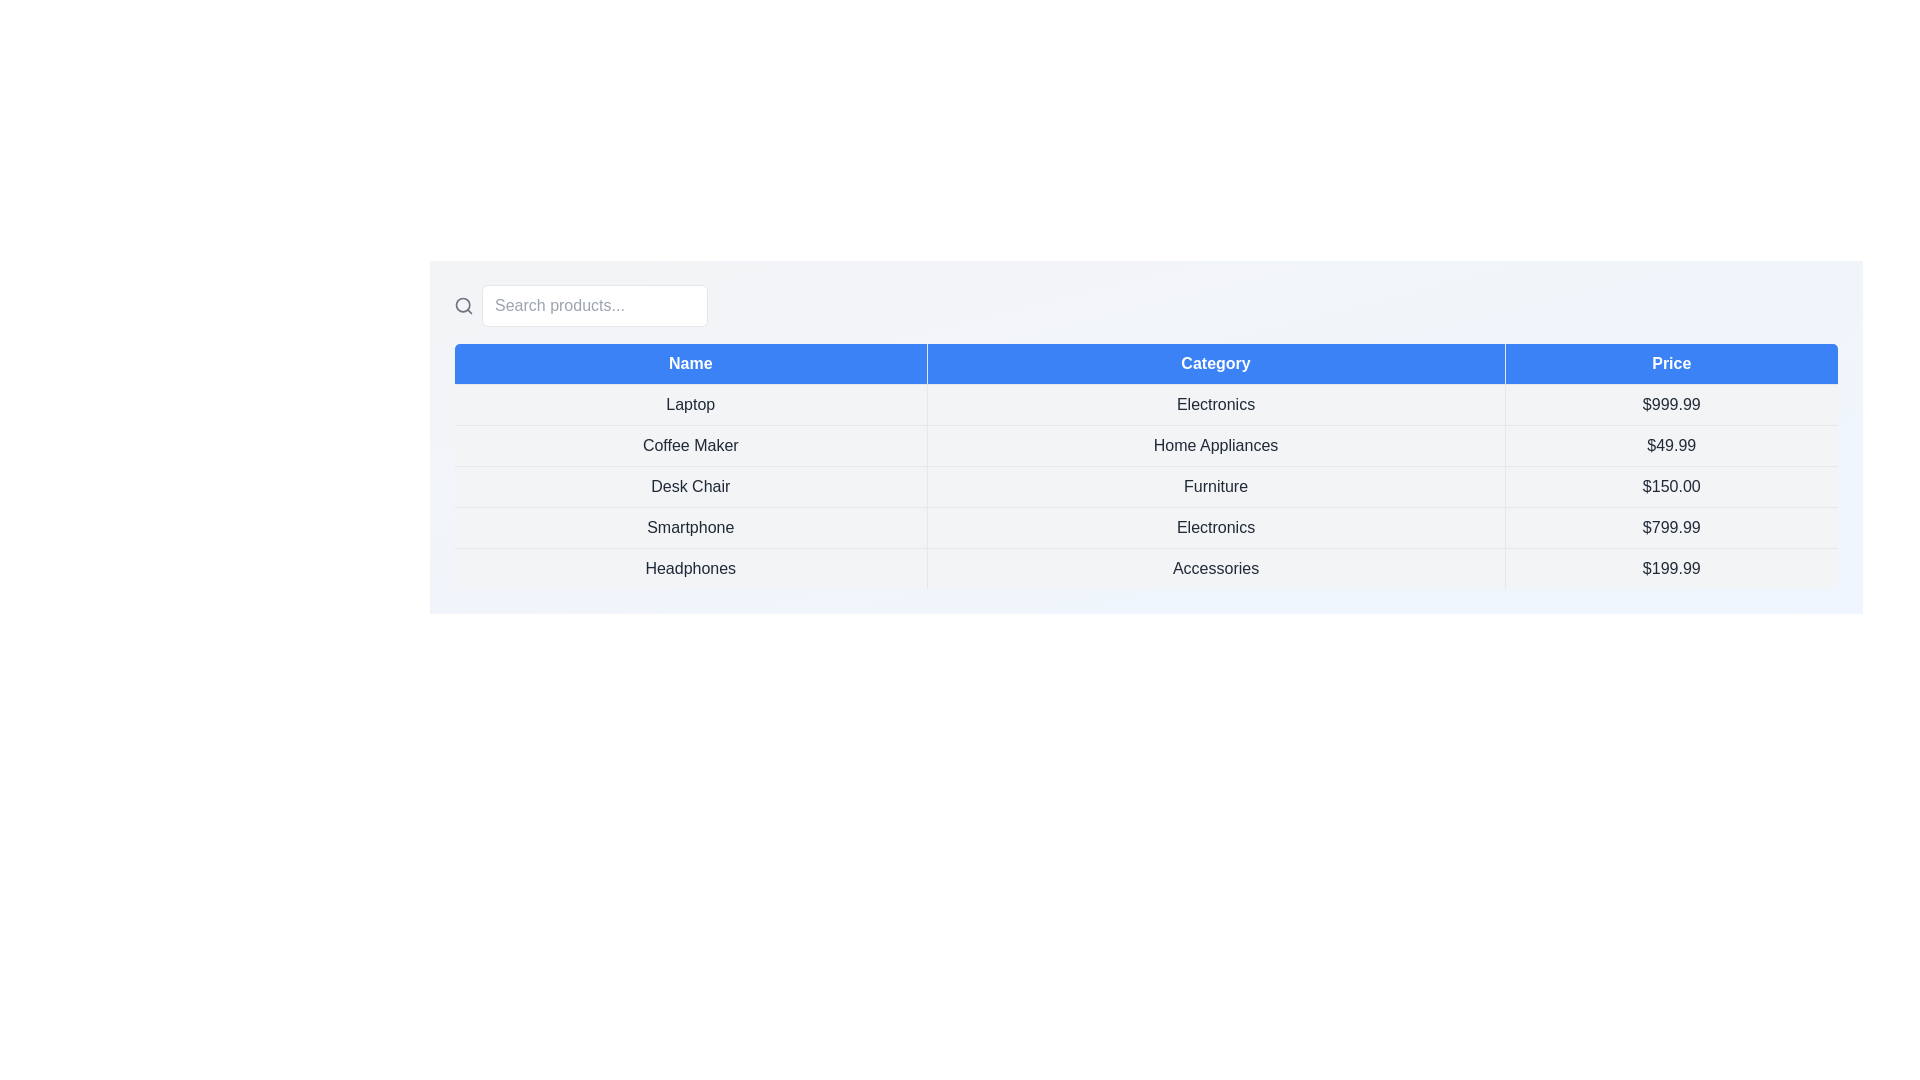 Image resolution: width=1920 pixels, height=1080 pixels. I want to click on the gray magnifying glass icon representing search functionality, located to the left of the 'Search products...' text input field, so click(463, 305).